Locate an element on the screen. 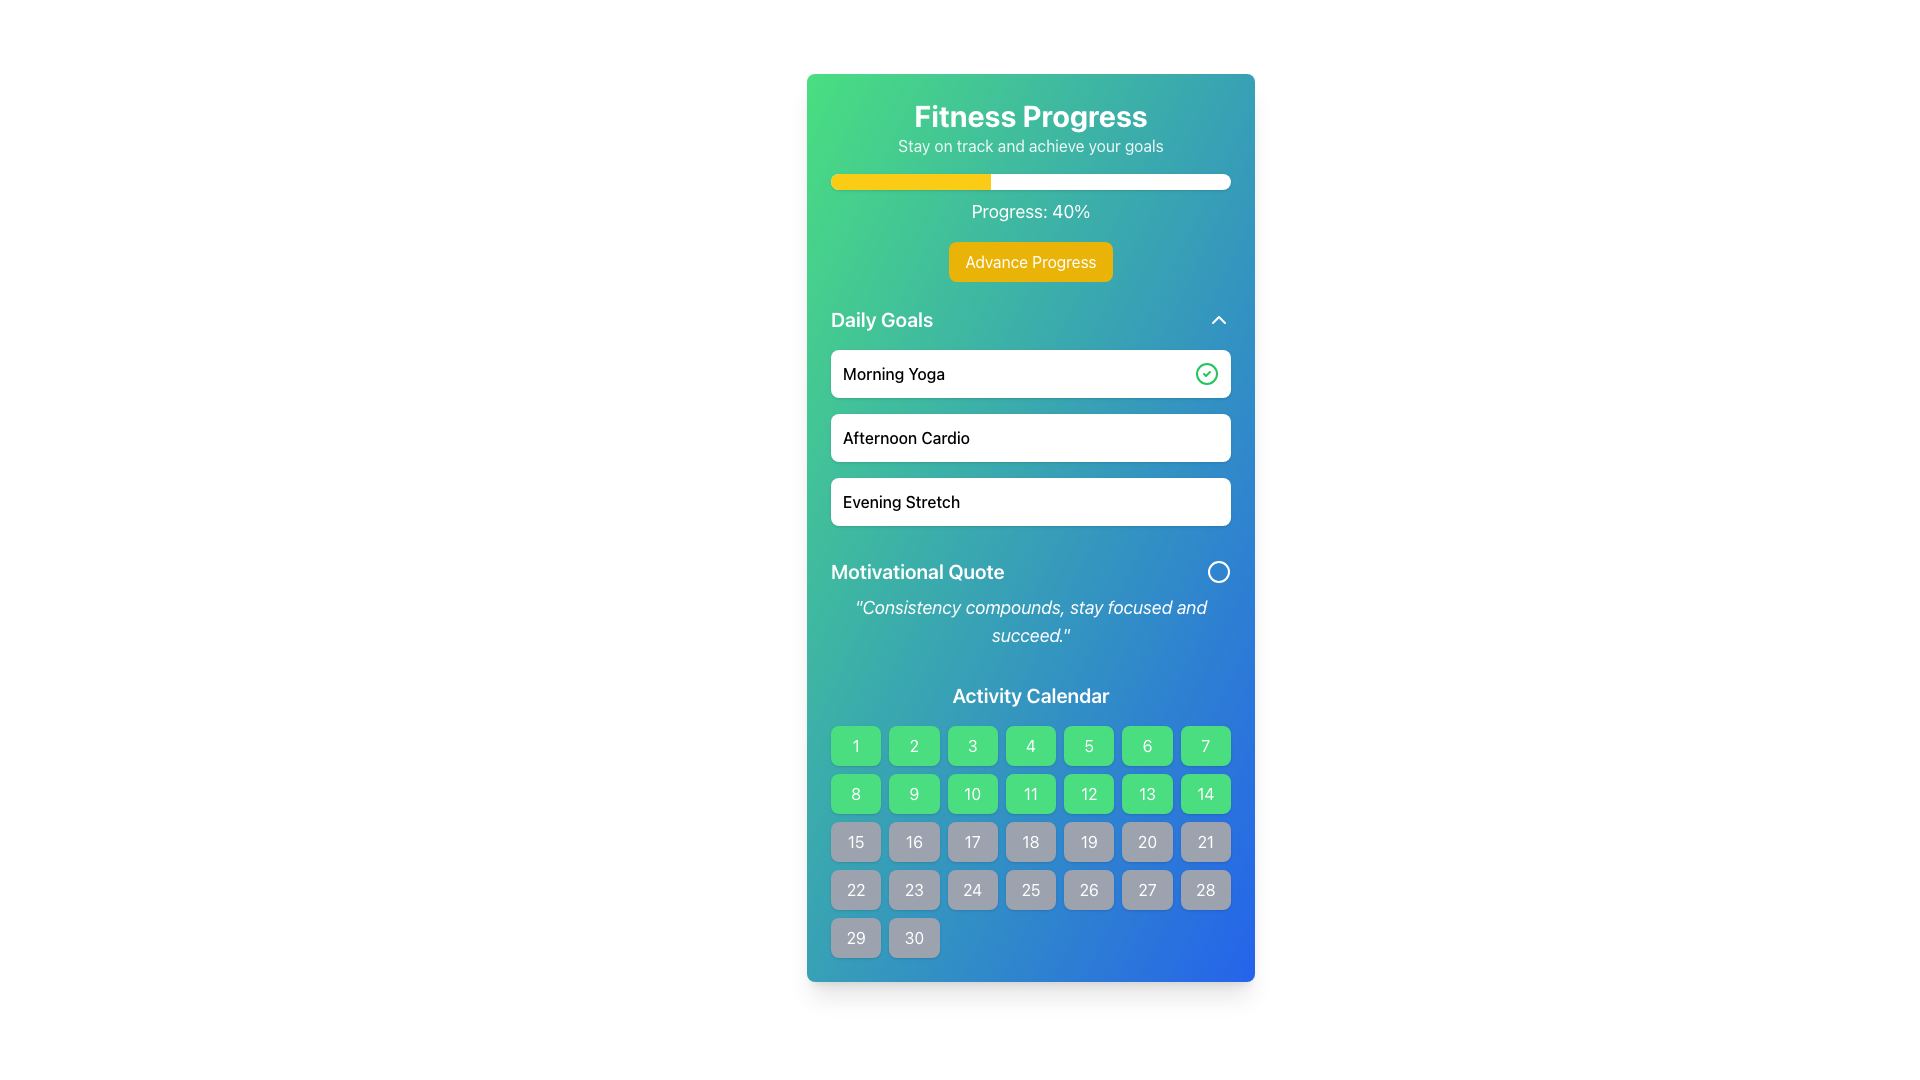 This screenshot has width=1920, height=1080. the visual indicator for the day '27' in the 'Activity Calendar' grid, located in the bottom row and sixth column from the left is located at coordinates (1147, 889).